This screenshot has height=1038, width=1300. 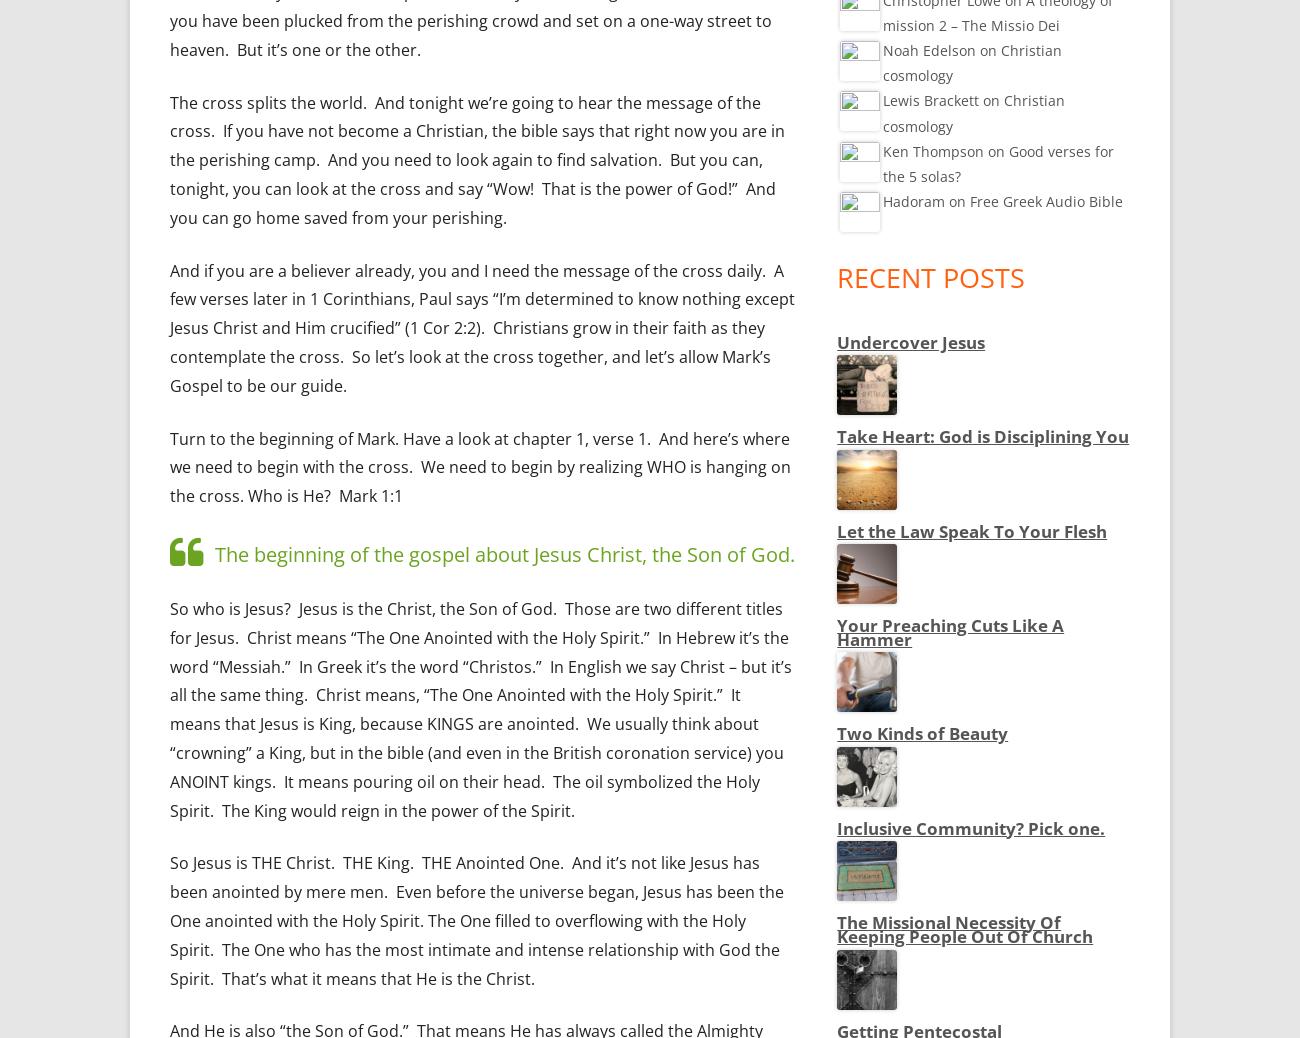 What do you see at coordinates (481, 327) in the screenshot?
I see `'And if you are a believer already, you and I need the message of the cross daily.  A few verses later in 1 Corinthians, Paul says “I’m determined to know nothing except Jesus Christ and Him crucified” (1 Cor 2:2).  Christians grow in their faith as they contemplate the cross.  So let’s look at the cross together, and let’s allow Mark’s Gospel to be our guide.'` at bounding box center [481, 327].